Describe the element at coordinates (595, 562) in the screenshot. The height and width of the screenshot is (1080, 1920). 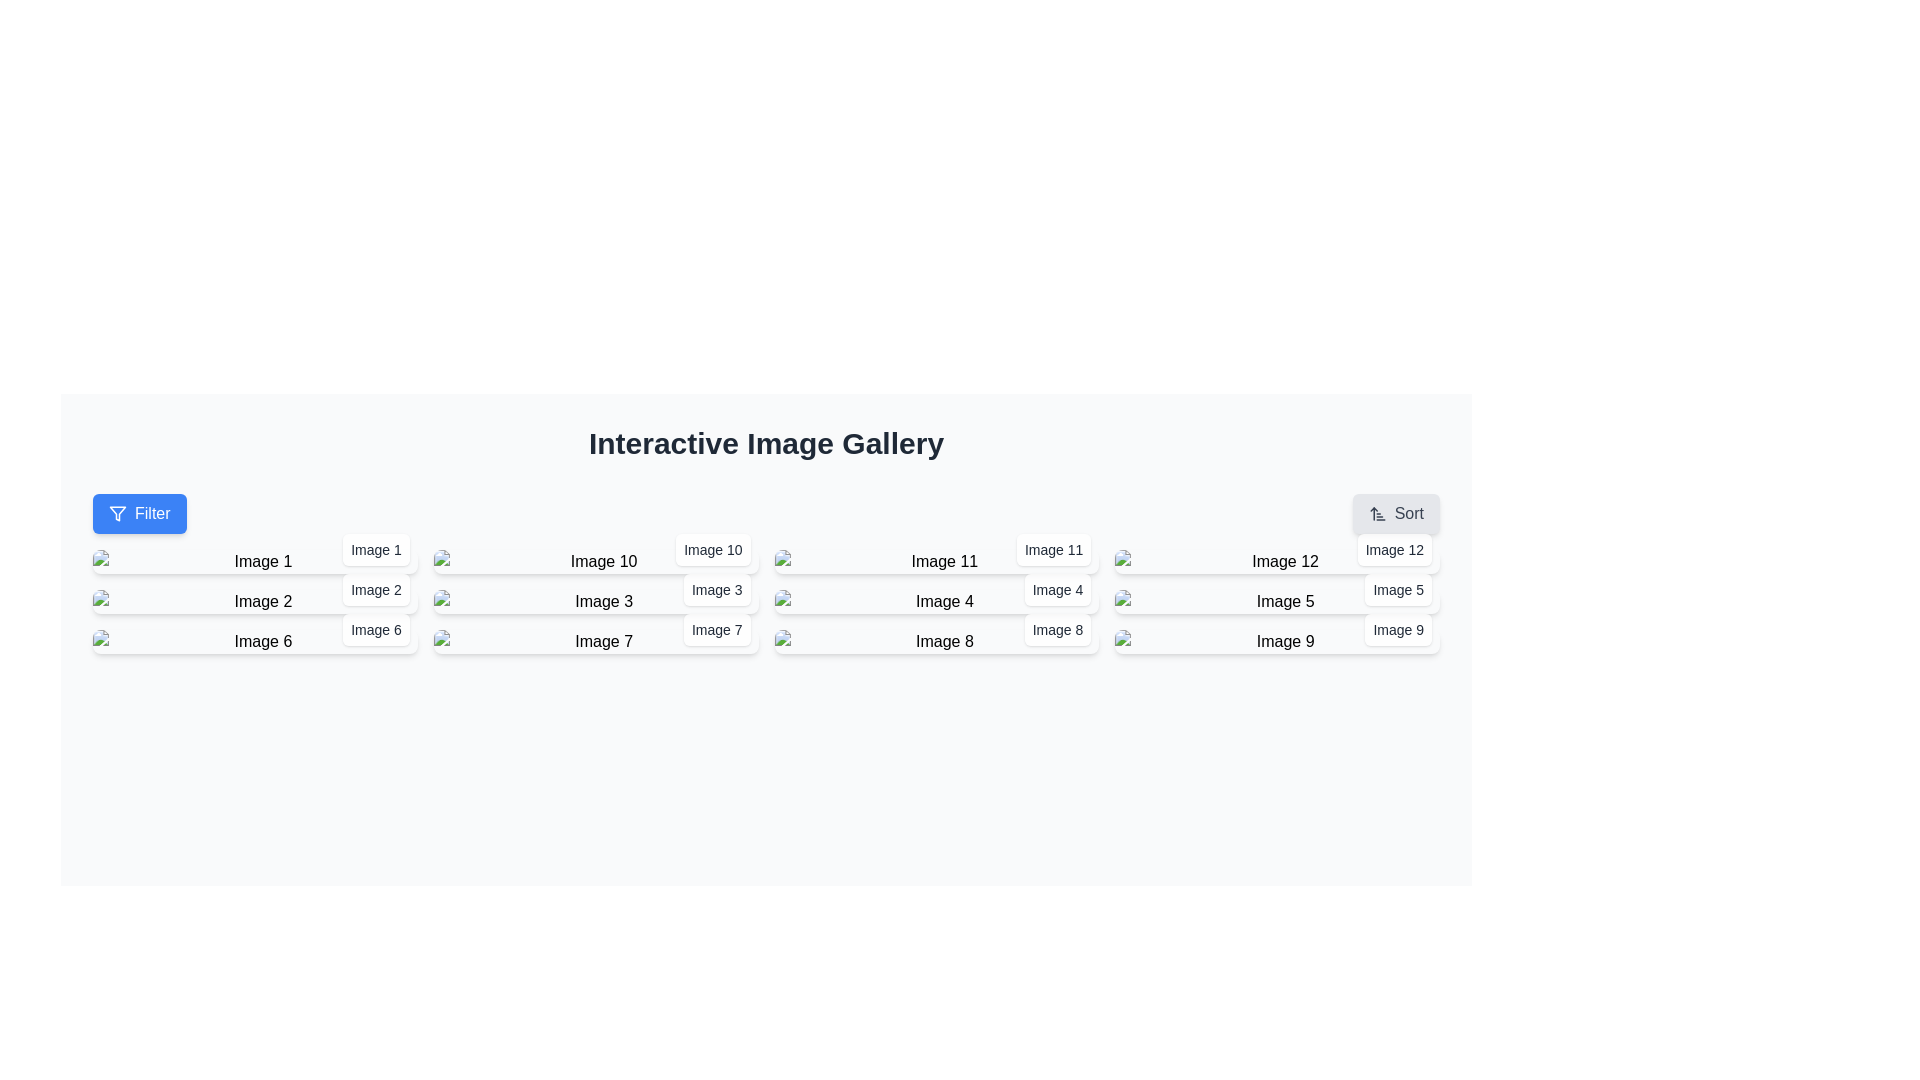
I see `on the ImageDisplay element, which is the second item in the first row of a 4x4 grid layout, displaying an image thumbnail with its corresponding label` at that location.